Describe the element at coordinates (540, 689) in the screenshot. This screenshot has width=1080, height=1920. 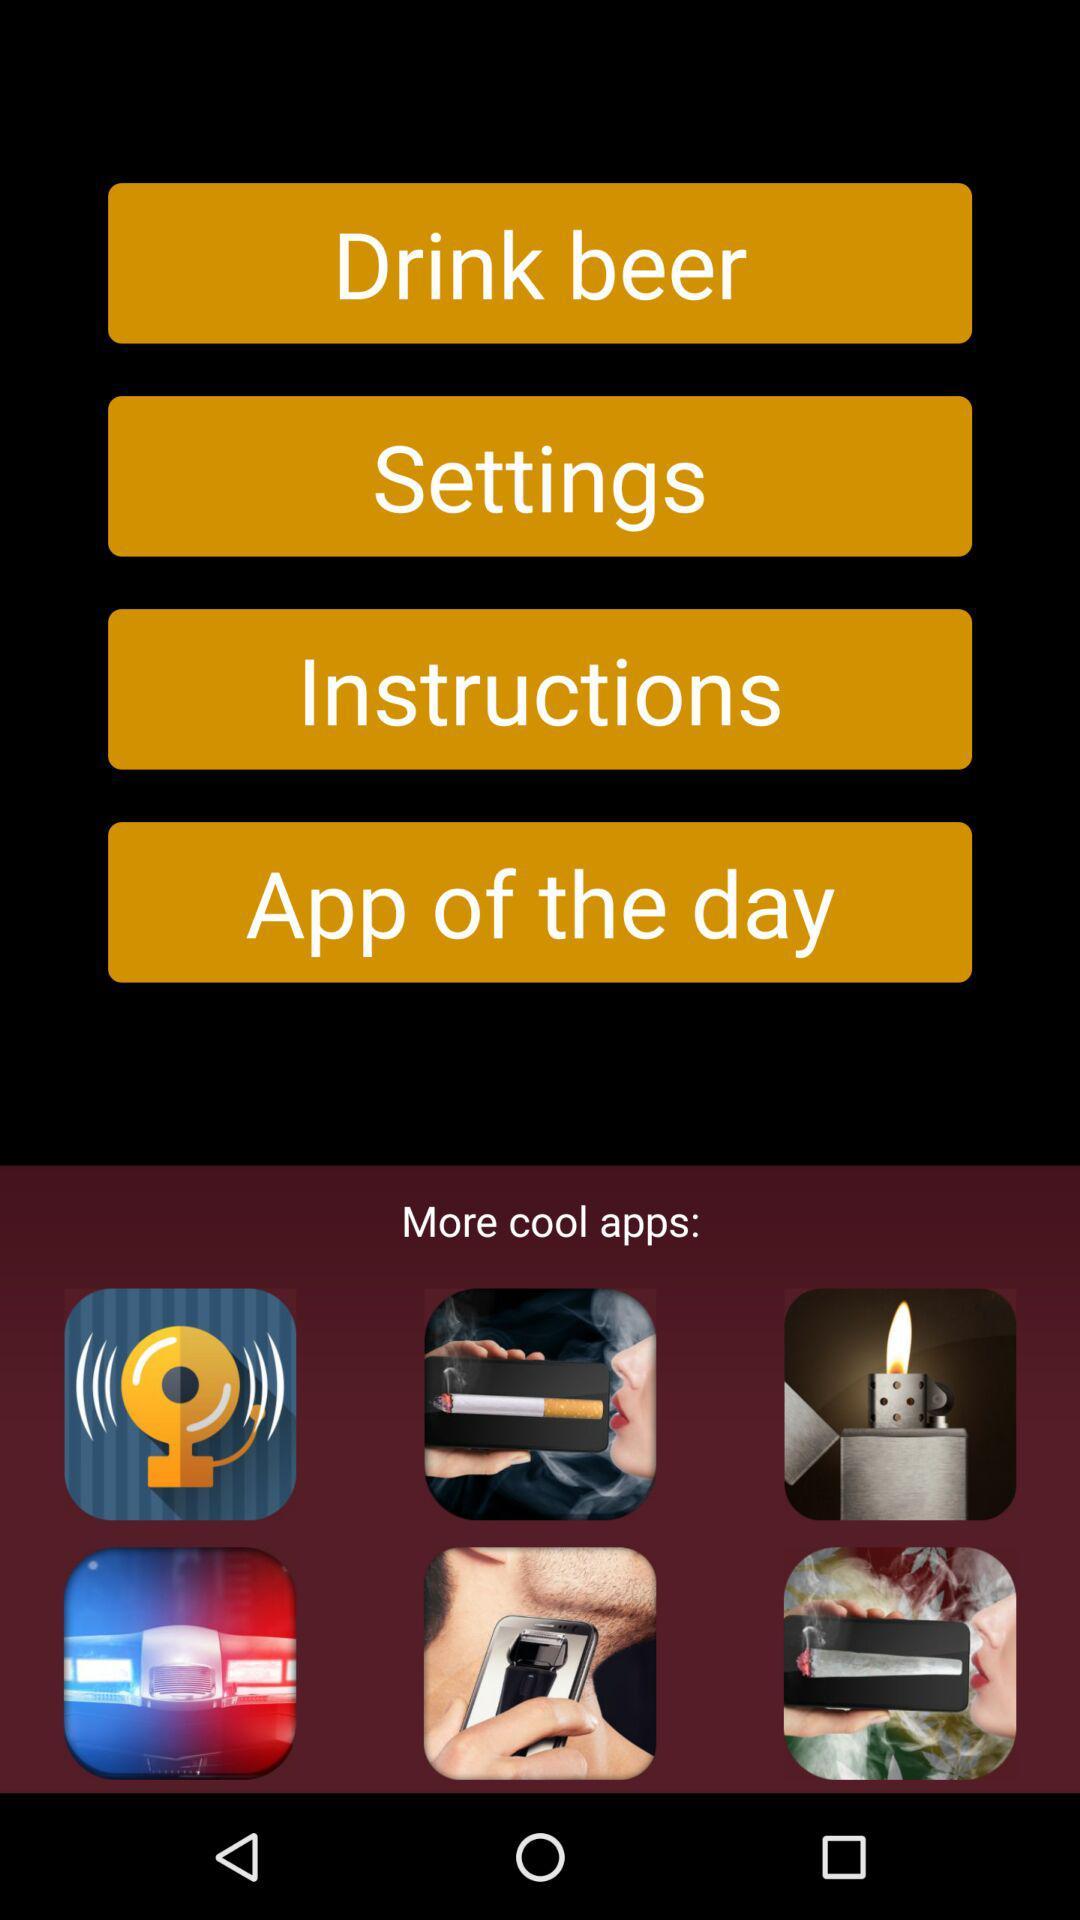
I see `the item above the app of the icon` at that location.